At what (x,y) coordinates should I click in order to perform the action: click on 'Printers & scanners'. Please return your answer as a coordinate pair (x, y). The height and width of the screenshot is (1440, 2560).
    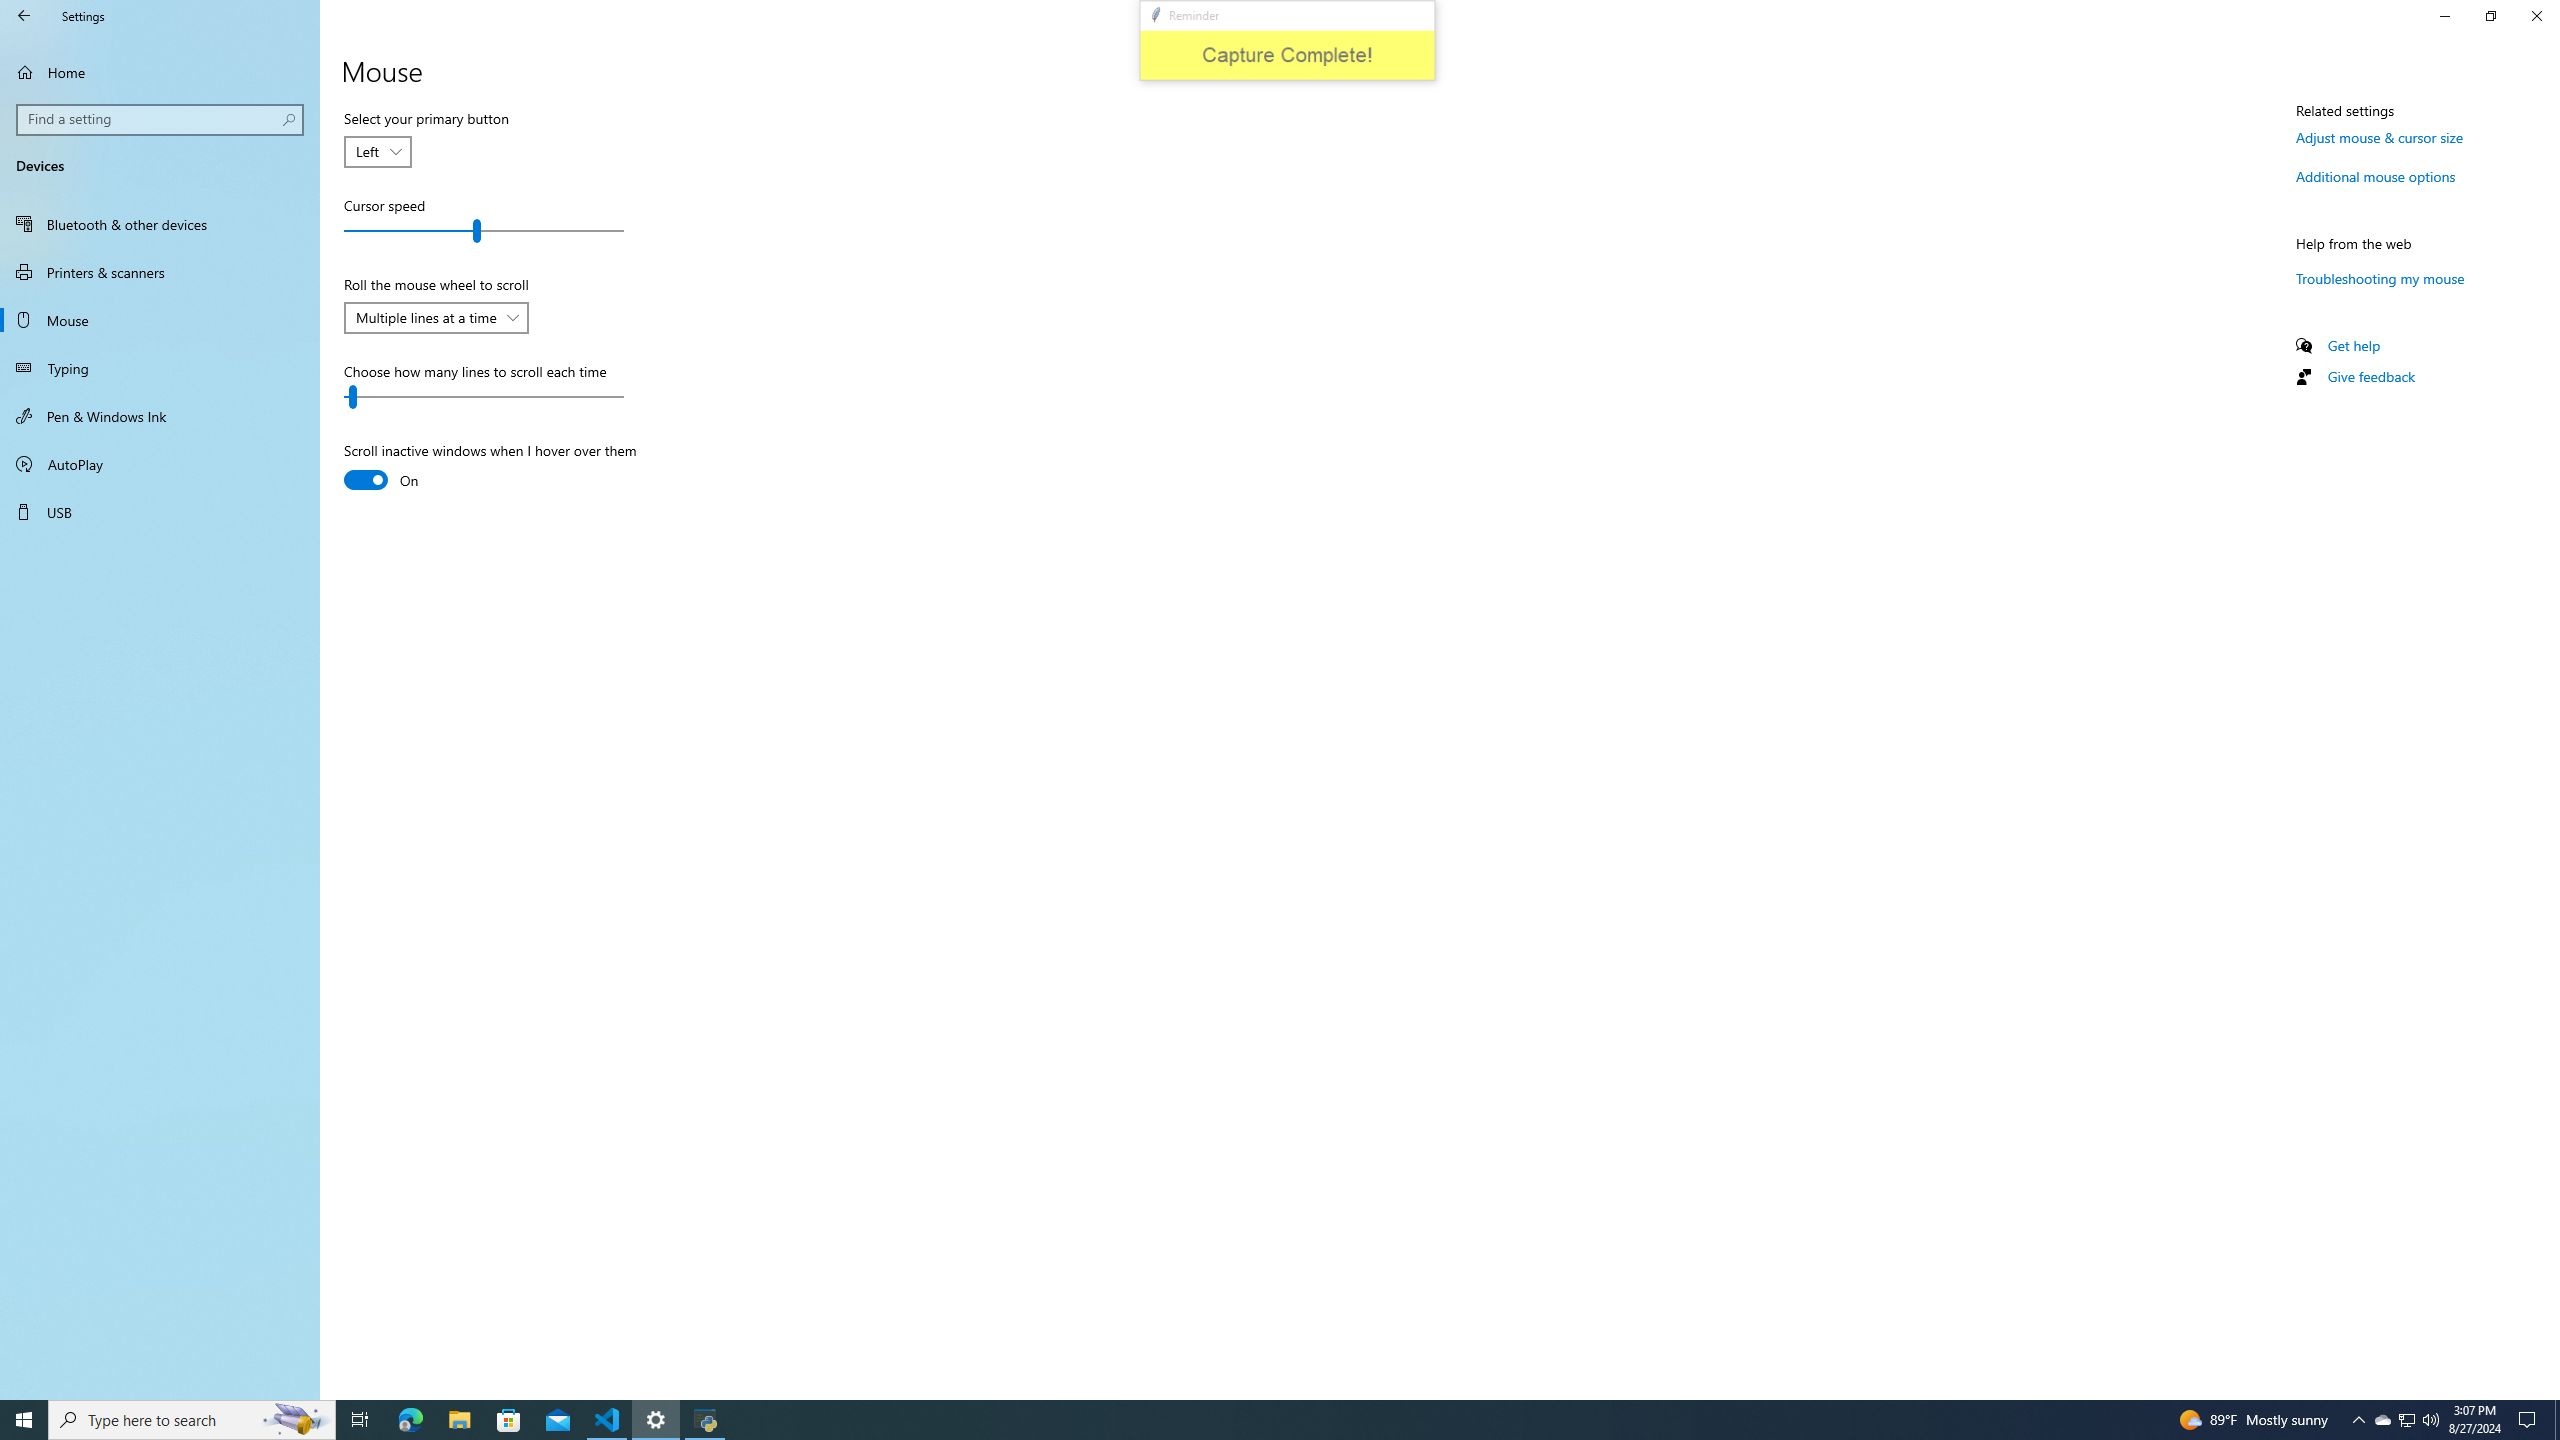
    Looking at the image, I should click on (159, 271).